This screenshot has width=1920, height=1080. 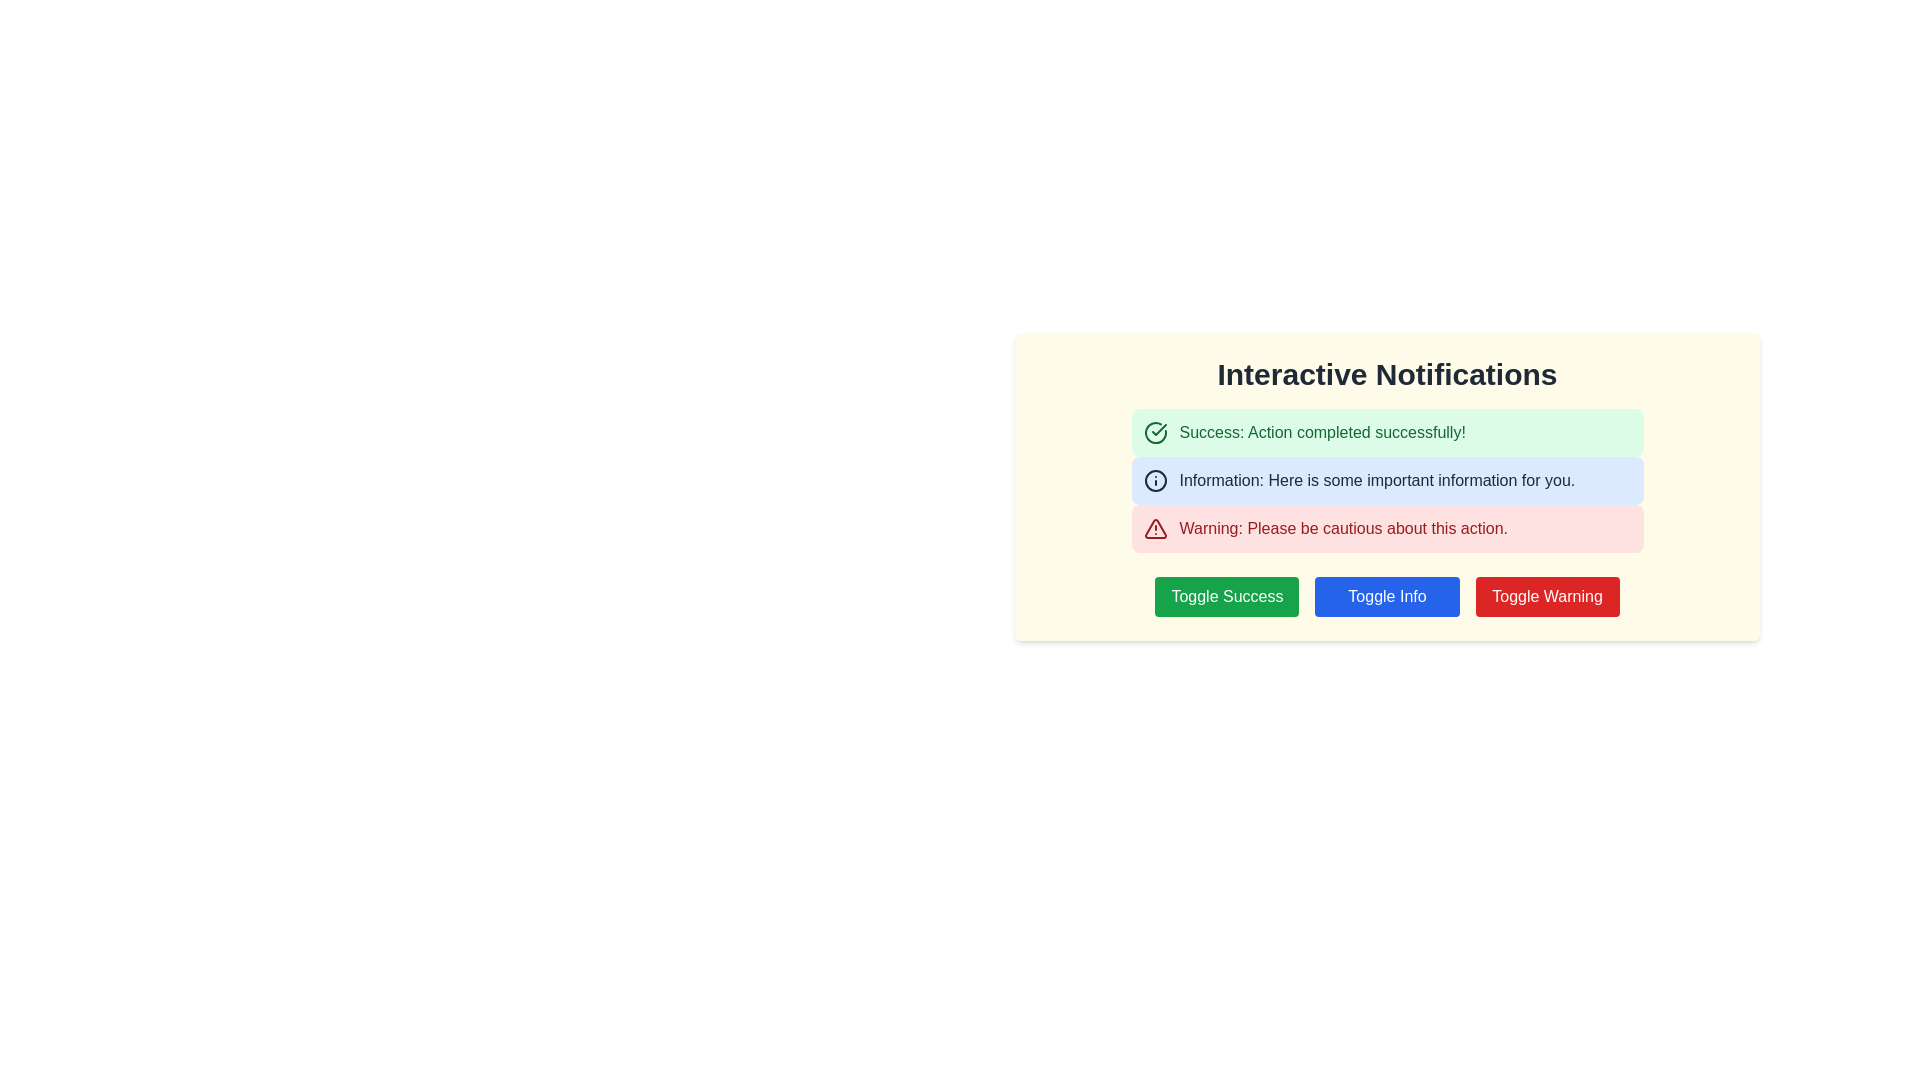 I want to click on the bold title displaying 'Interactive Notifications' at the top of the notification panel, so click(x=1386, y=374).